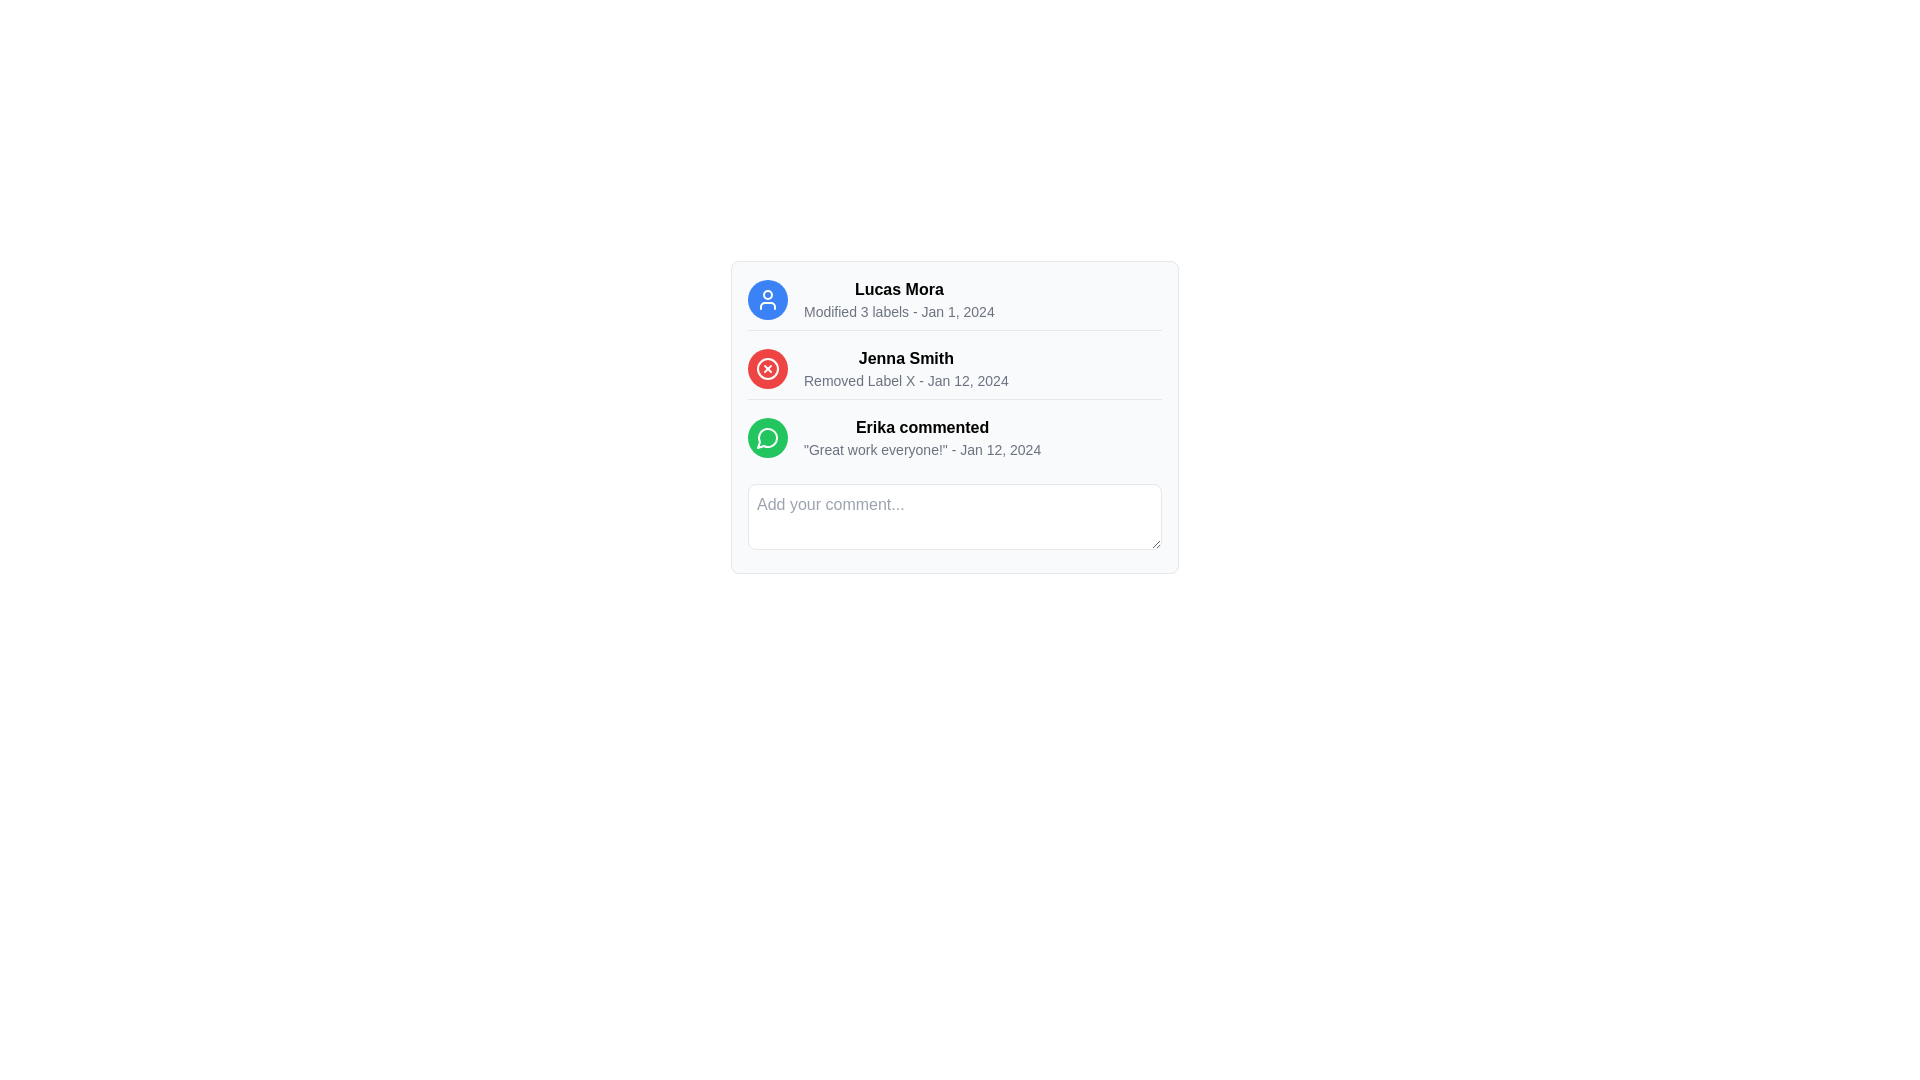 The height and width of the screenshot is (1080, 1920). I want to click on the circular red button with white inner elements that indicates a removal or cancellation action, associated with 'Jenna Smith - Removed Label X - Jan 12, 2024', so click(767, 369).